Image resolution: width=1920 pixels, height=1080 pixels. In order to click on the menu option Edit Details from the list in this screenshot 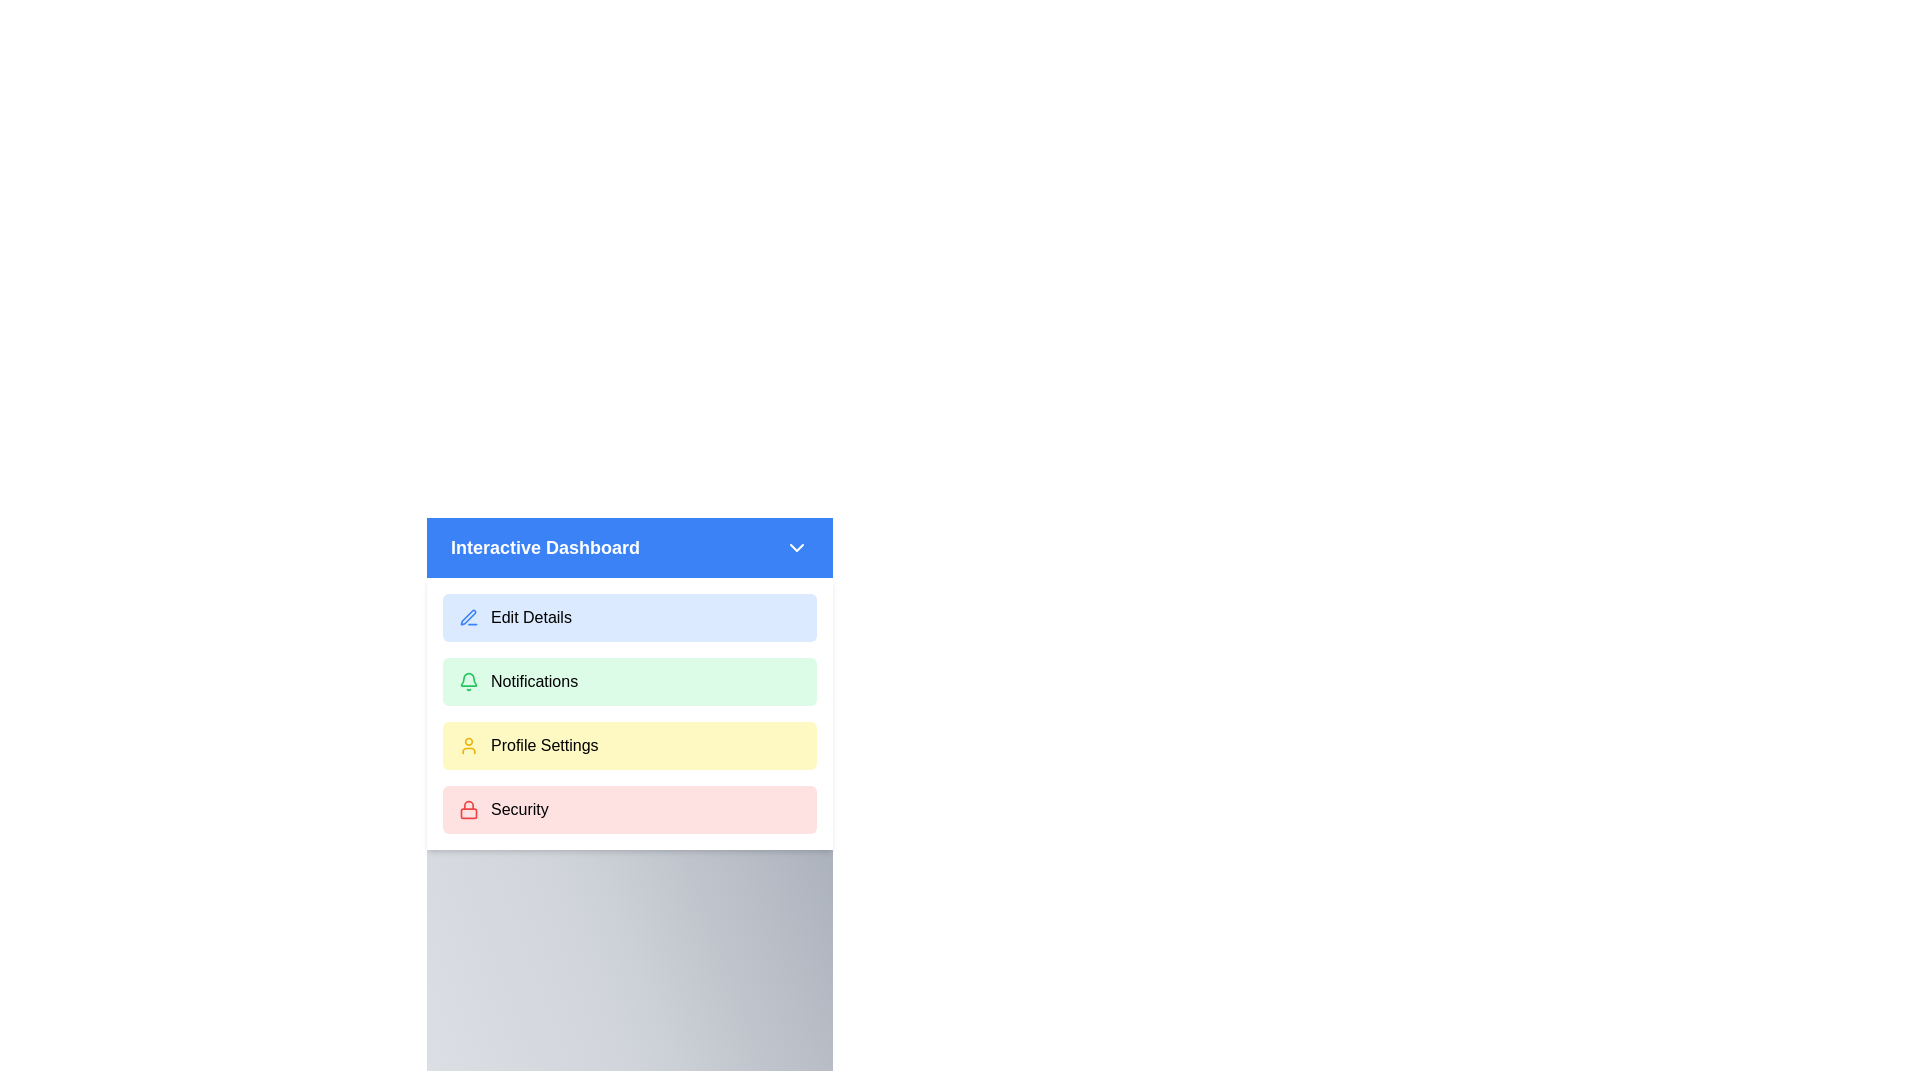, I will do `click(628, 616)`.